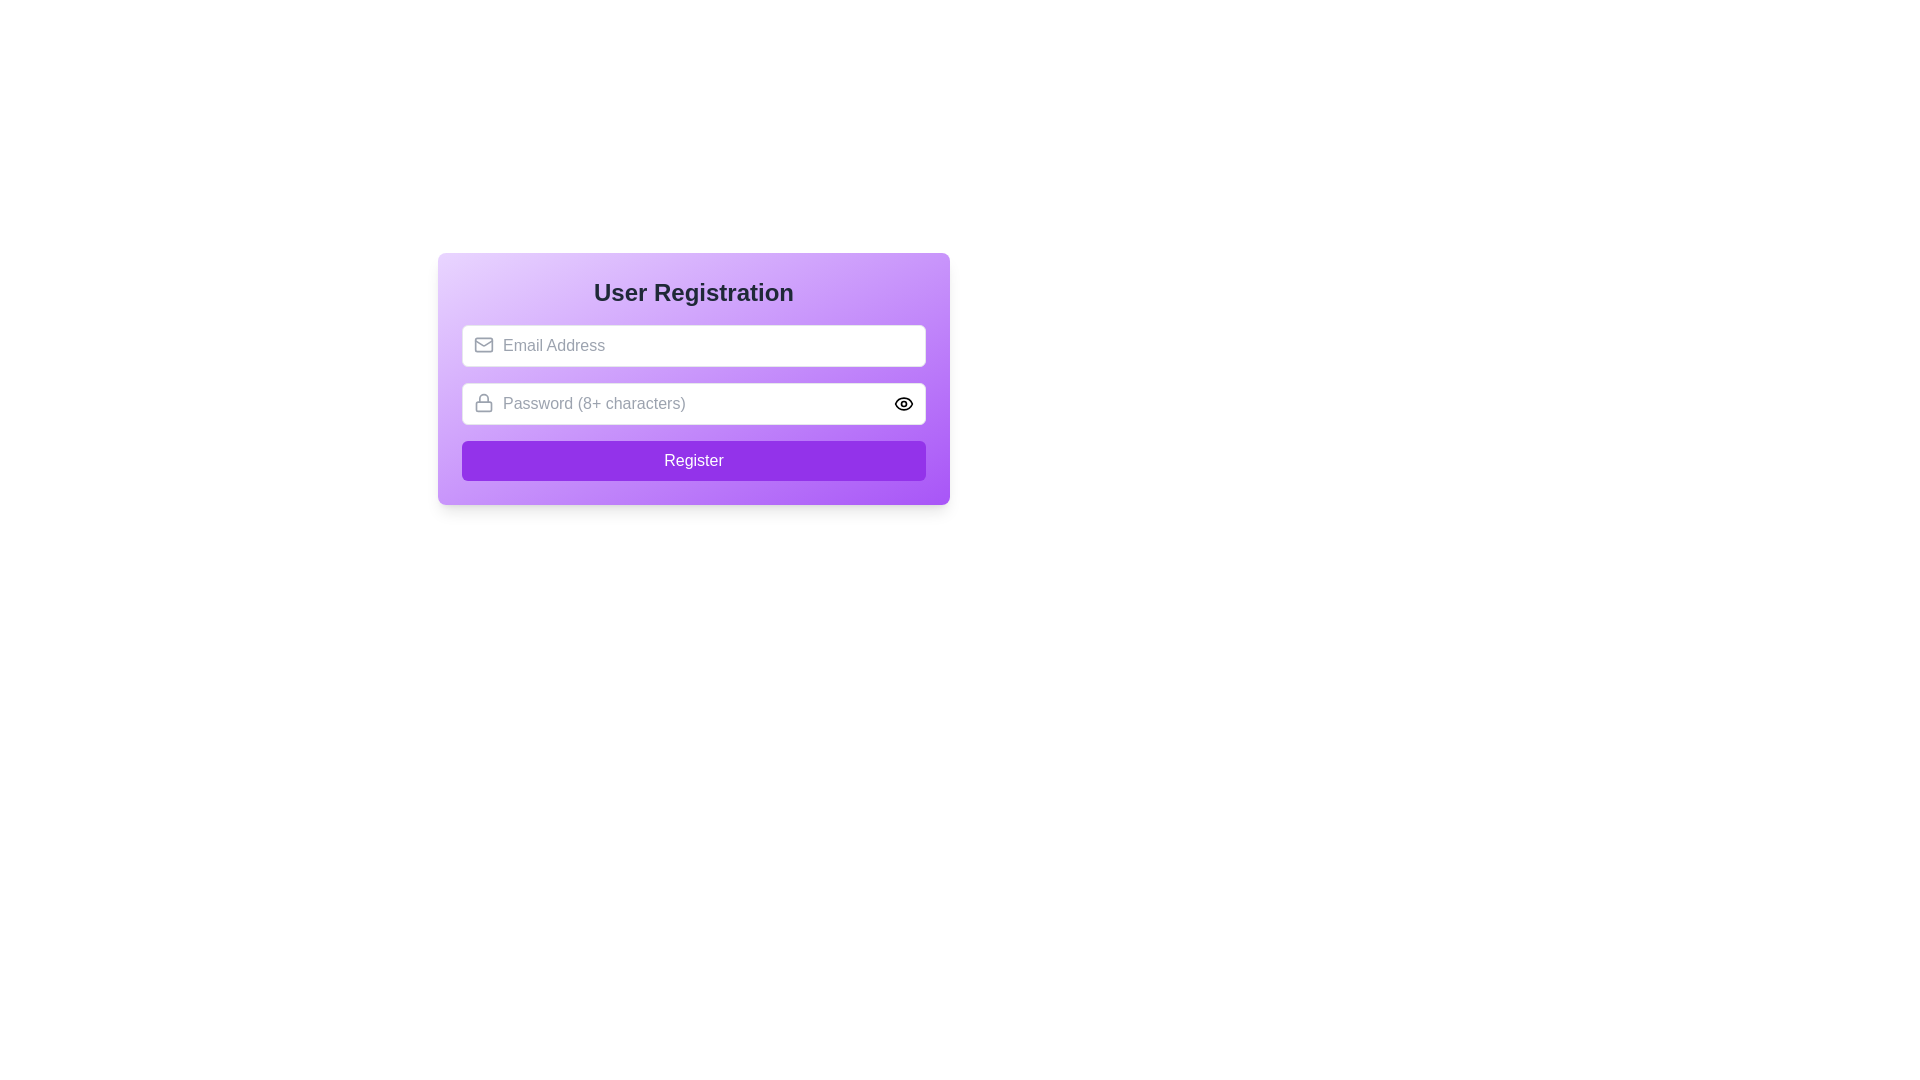 Image resolution: width=1920 pixels, height=1080 pixels. Describe the element at coordinates (694, 420) in the screenshot. I see `the password input field located in the User Registration form to focus the input for entering passwords` at that location.